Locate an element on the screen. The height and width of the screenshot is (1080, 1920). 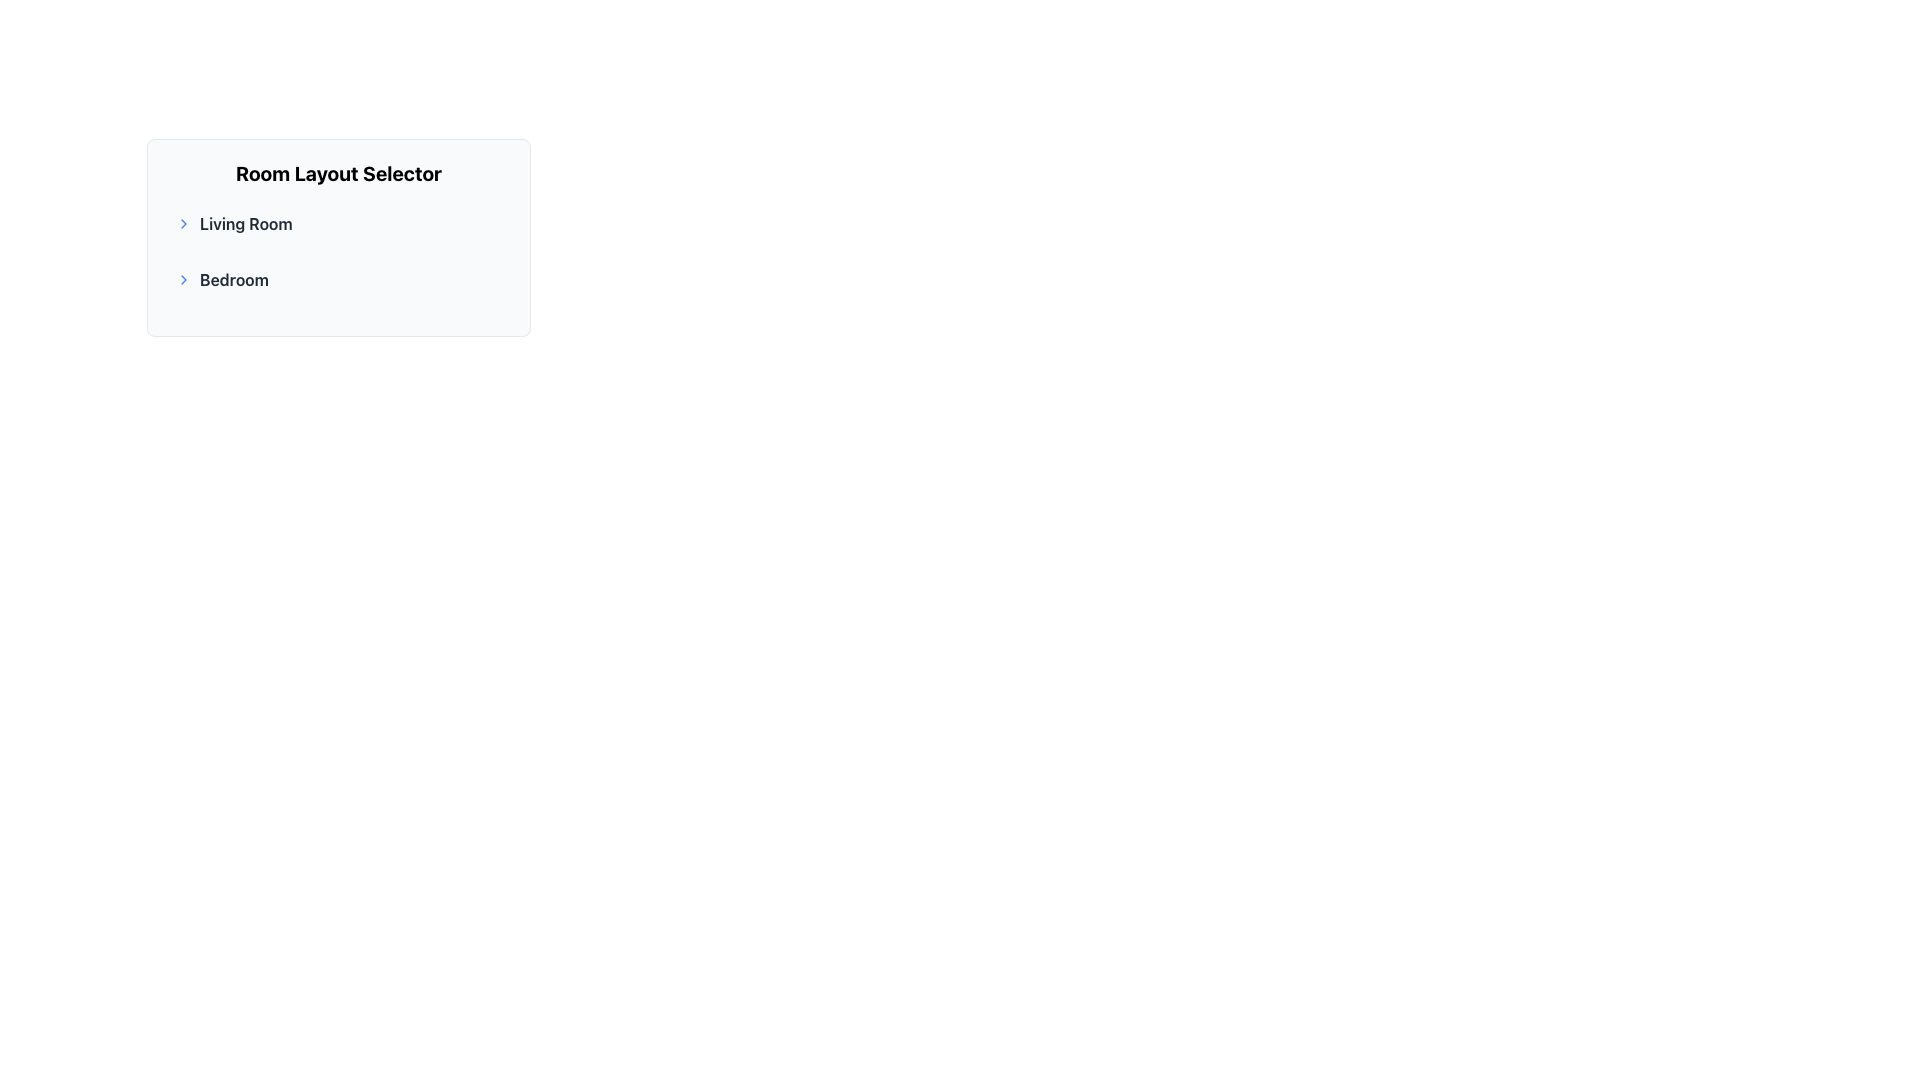
the static text element that serves as a title or heading for the section above the 'Living Room' and 'Bedroom' options is located at coordinates (339, 172).